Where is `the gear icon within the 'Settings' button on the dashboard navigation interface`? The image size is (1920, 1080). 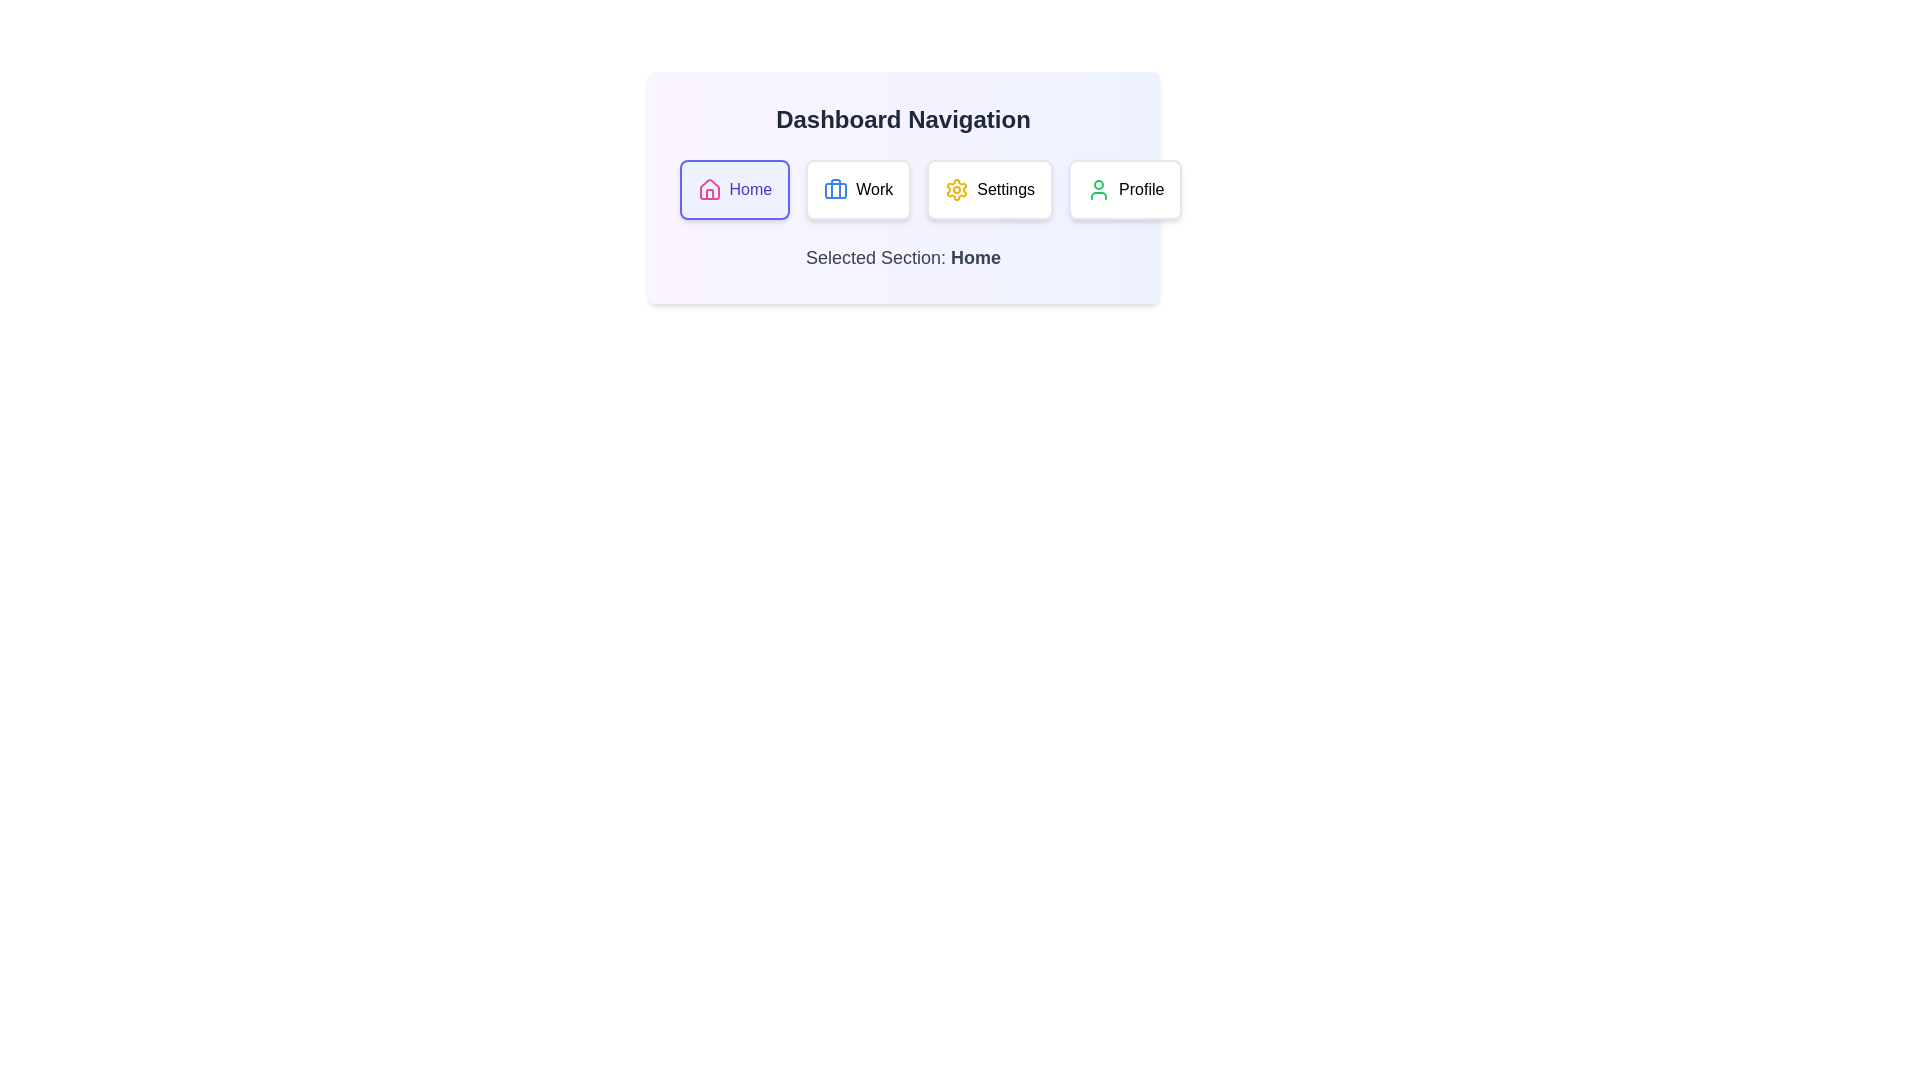 the gear icon within the 'Settings' button on the dashboard navigation interface is located at coordinates (956, 189).